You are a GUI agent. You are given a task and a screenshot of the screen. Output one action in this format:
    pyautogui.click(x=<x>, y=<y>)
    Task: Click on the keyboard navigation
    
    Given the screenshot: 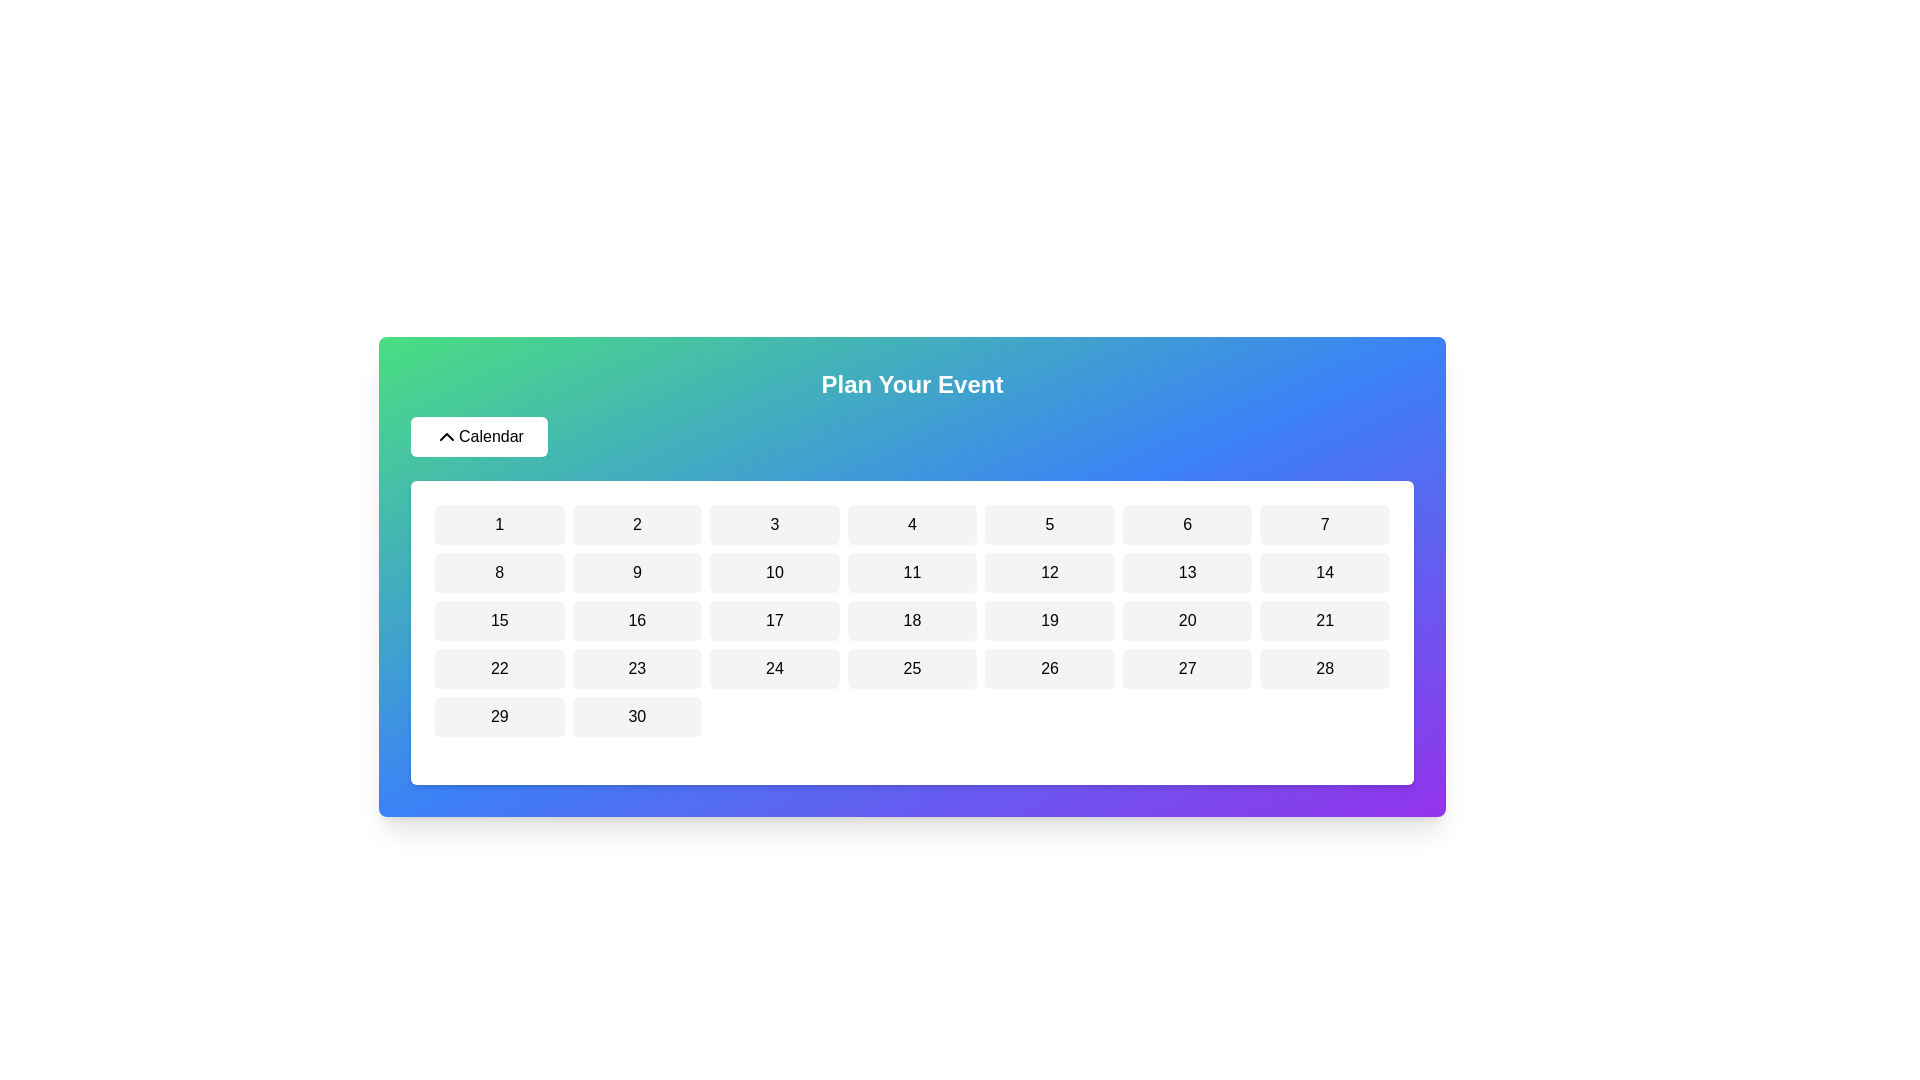 What is the action you would take?
    pyautogui.click(x=911, y=668)
    